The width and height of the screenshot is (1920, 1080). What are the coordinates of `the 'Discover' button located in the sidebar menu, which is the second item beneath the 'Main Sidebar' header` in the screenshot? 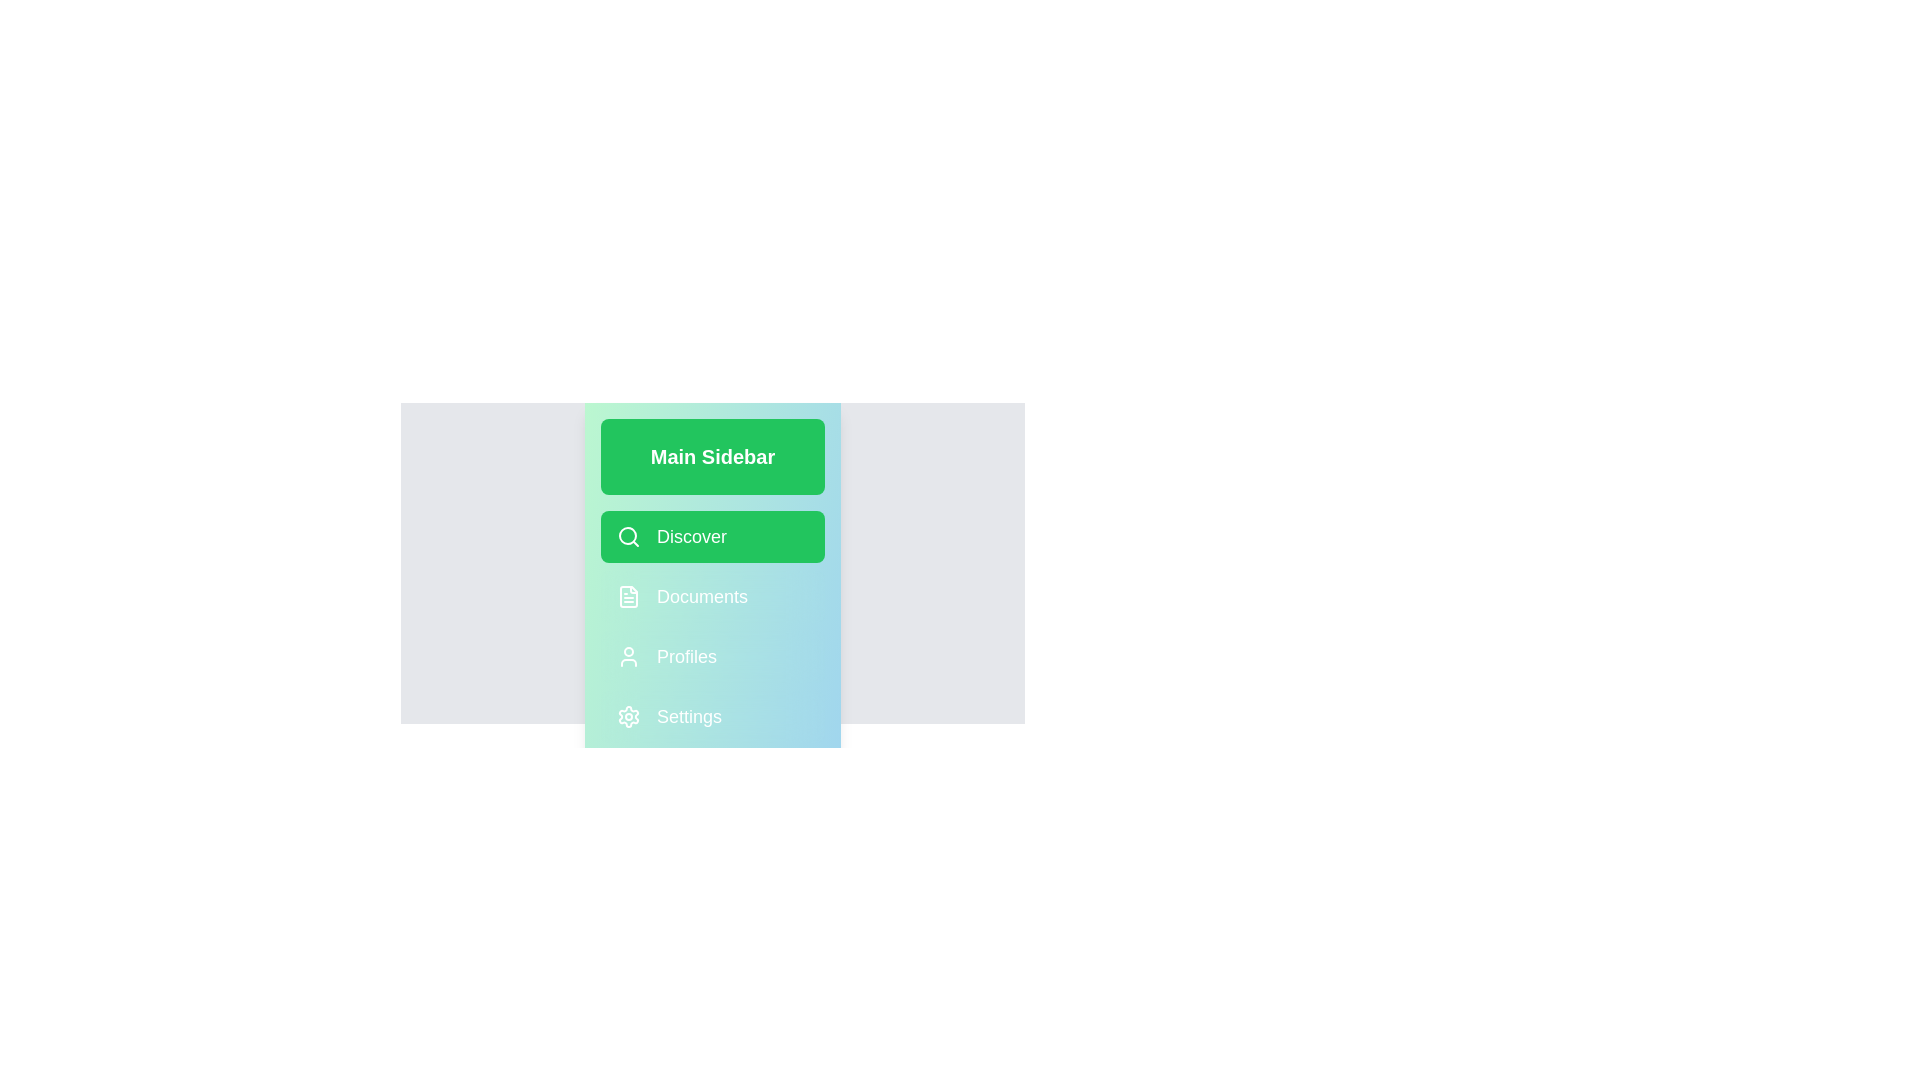 It's located at (713, 563).